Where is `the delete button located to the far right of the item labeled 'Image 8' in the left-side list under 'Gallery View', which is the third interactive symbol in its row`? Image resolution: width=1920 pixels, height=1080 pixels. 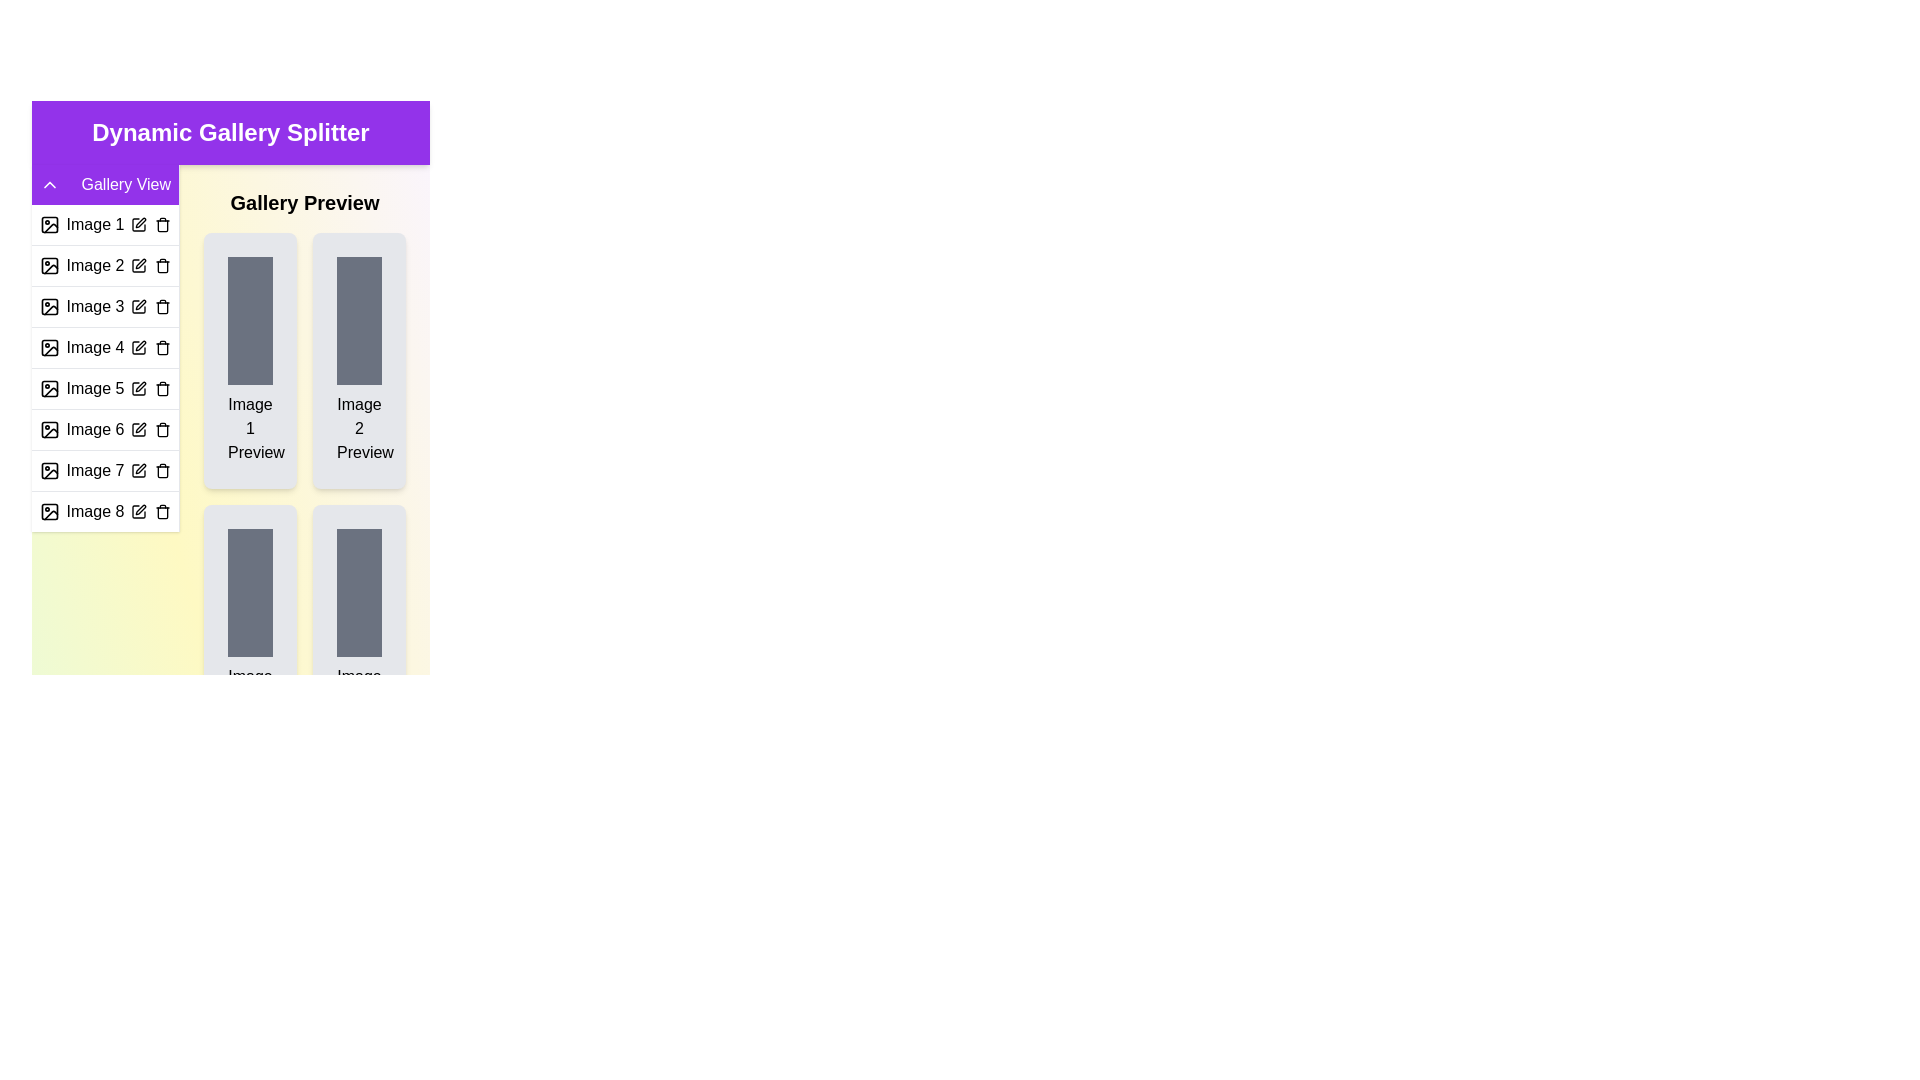 the delete button located to the far right of the item labeled 'Image 8' in the left-side list under 'Gallery View', which is the third interactive symbol in its row is located at coordinates (163, 511).